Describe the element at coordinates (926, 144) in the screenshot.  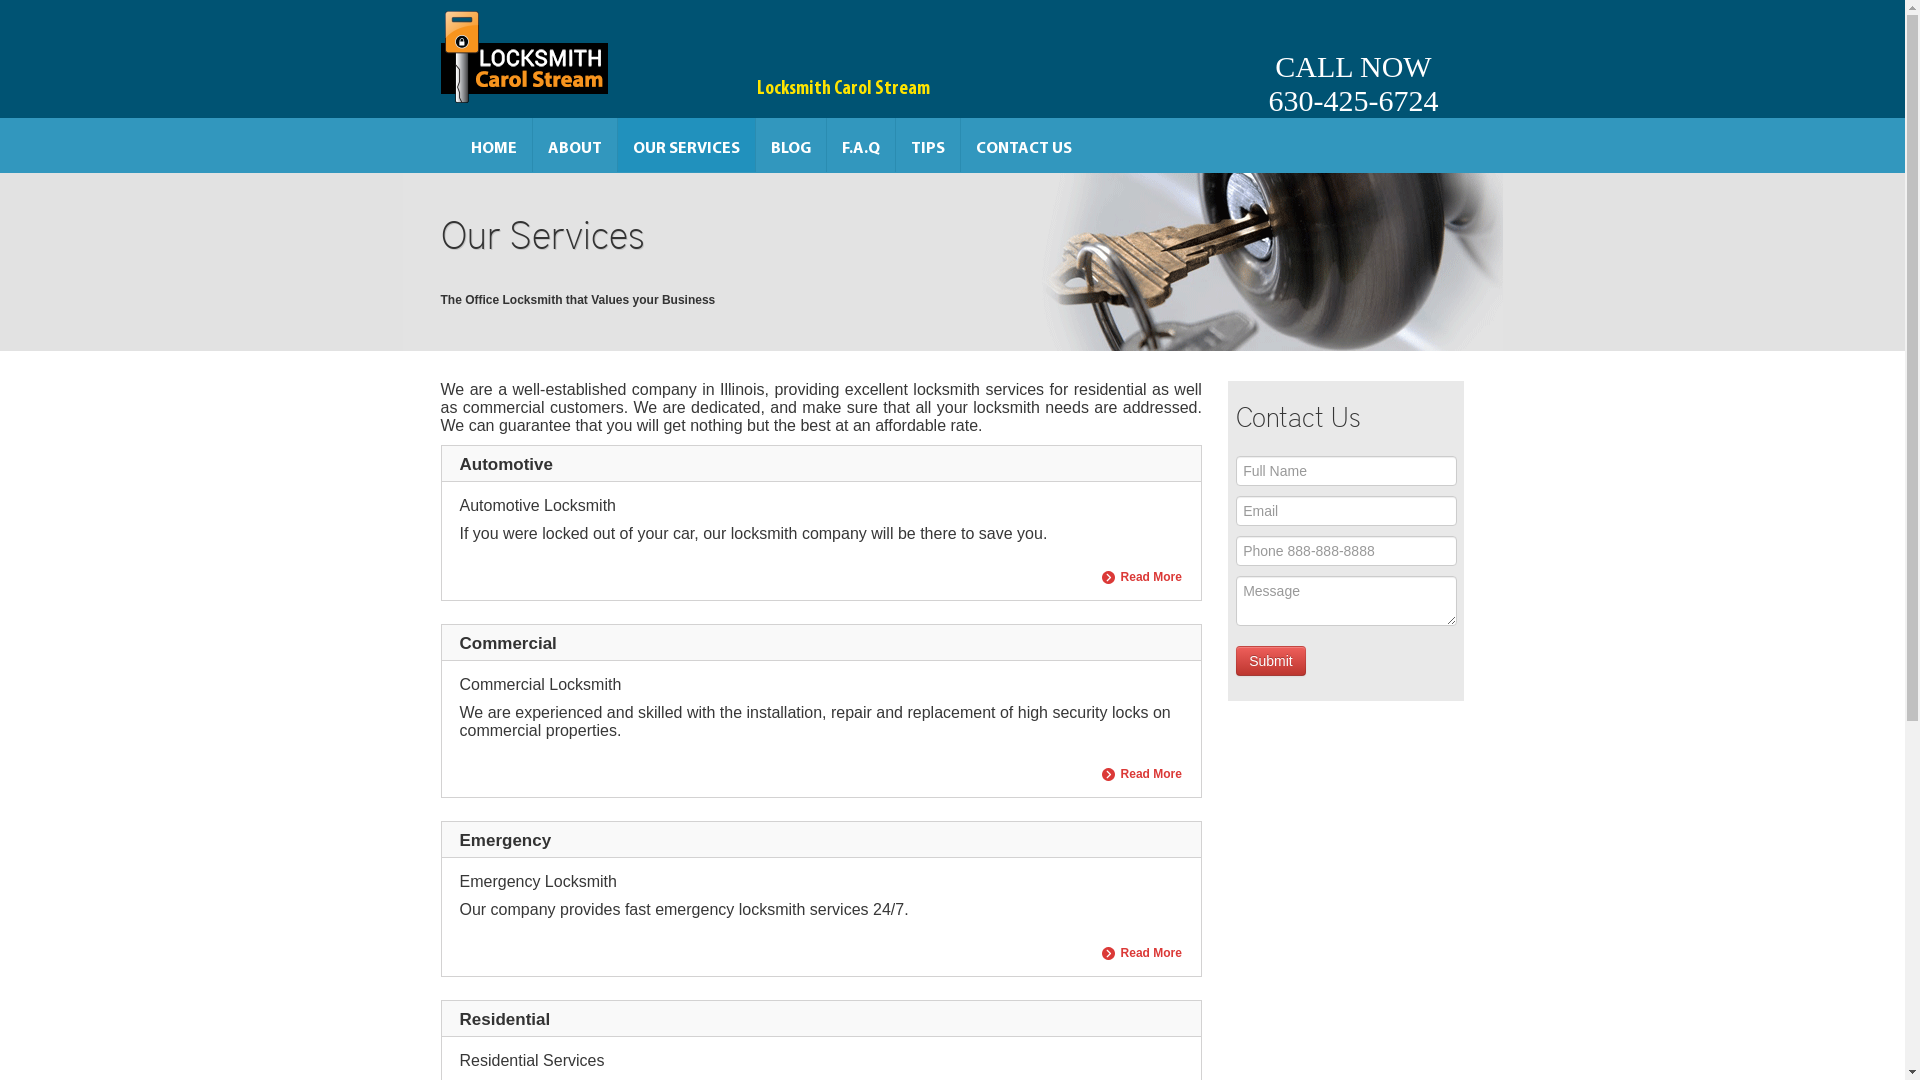
I see `'TIPS'` at that location.